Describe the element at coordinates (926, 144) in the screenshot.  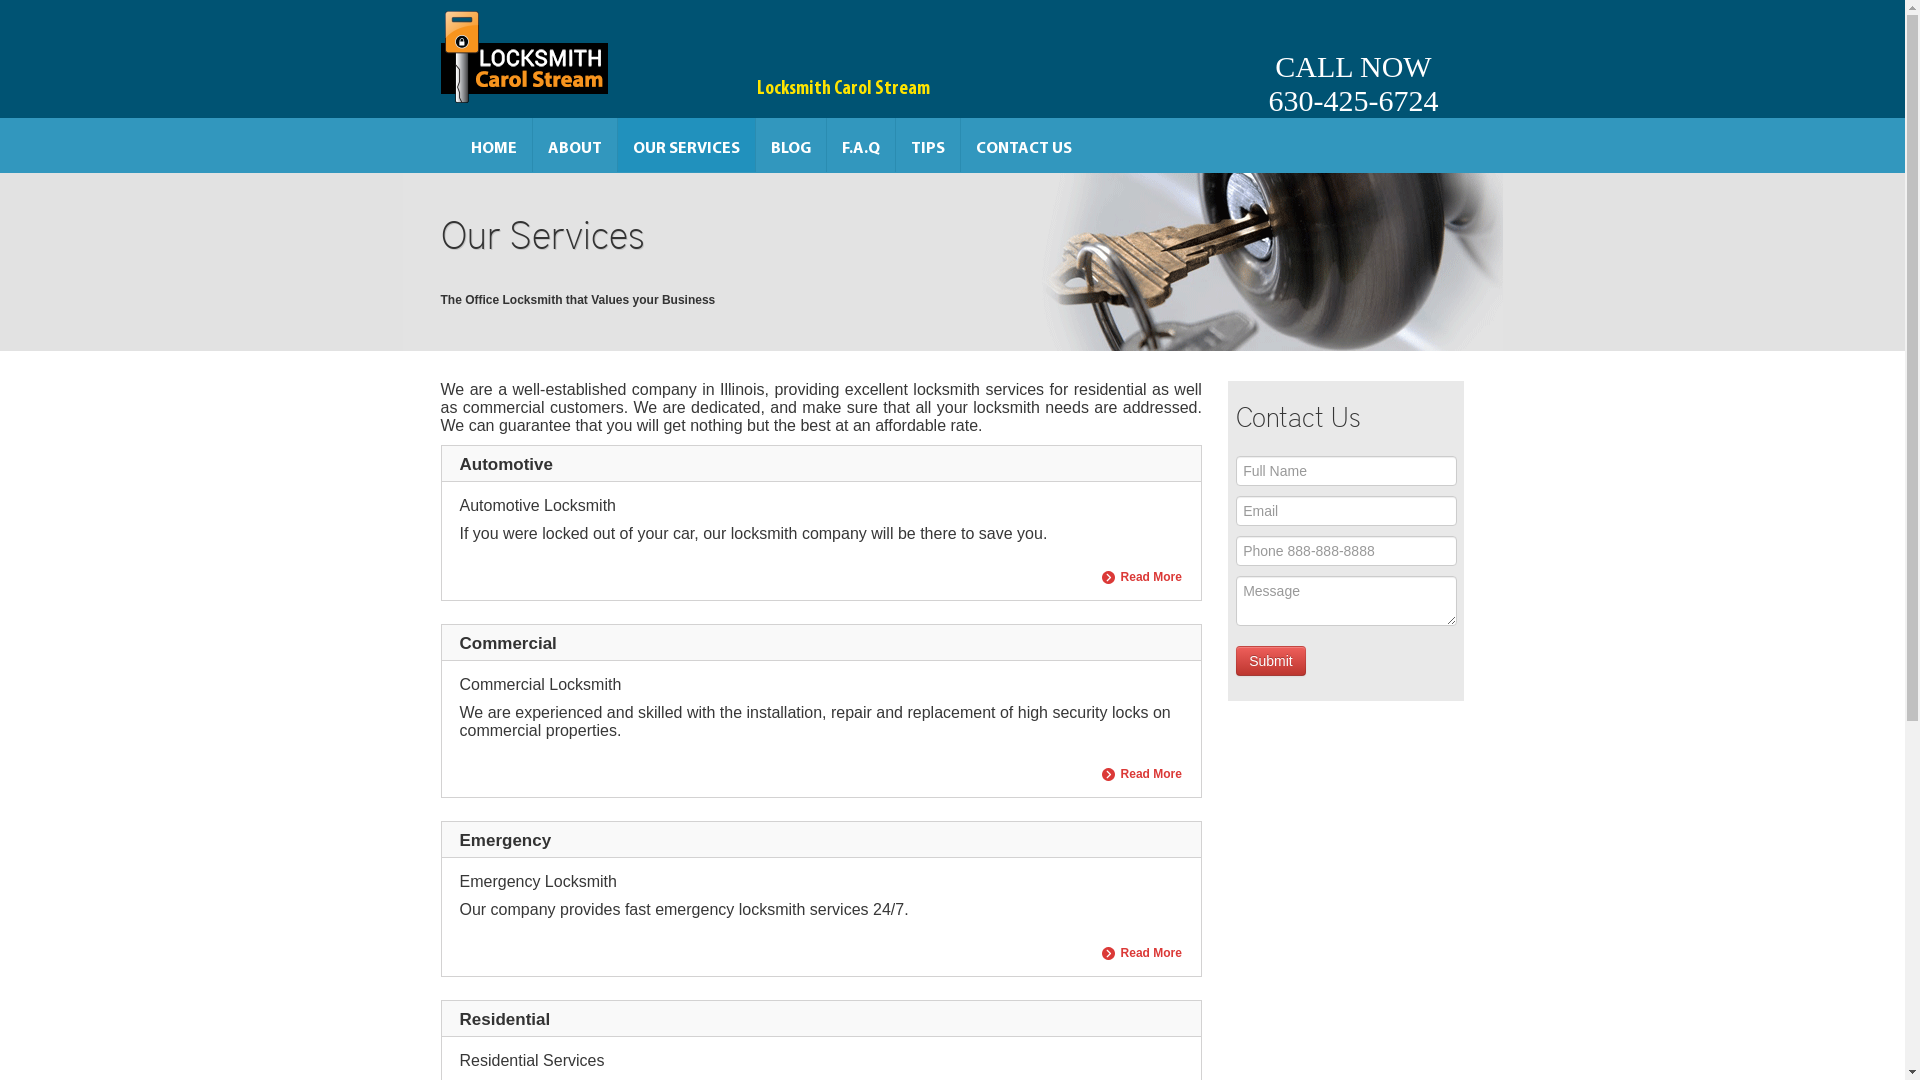
I see `'TIPS'` at that location.